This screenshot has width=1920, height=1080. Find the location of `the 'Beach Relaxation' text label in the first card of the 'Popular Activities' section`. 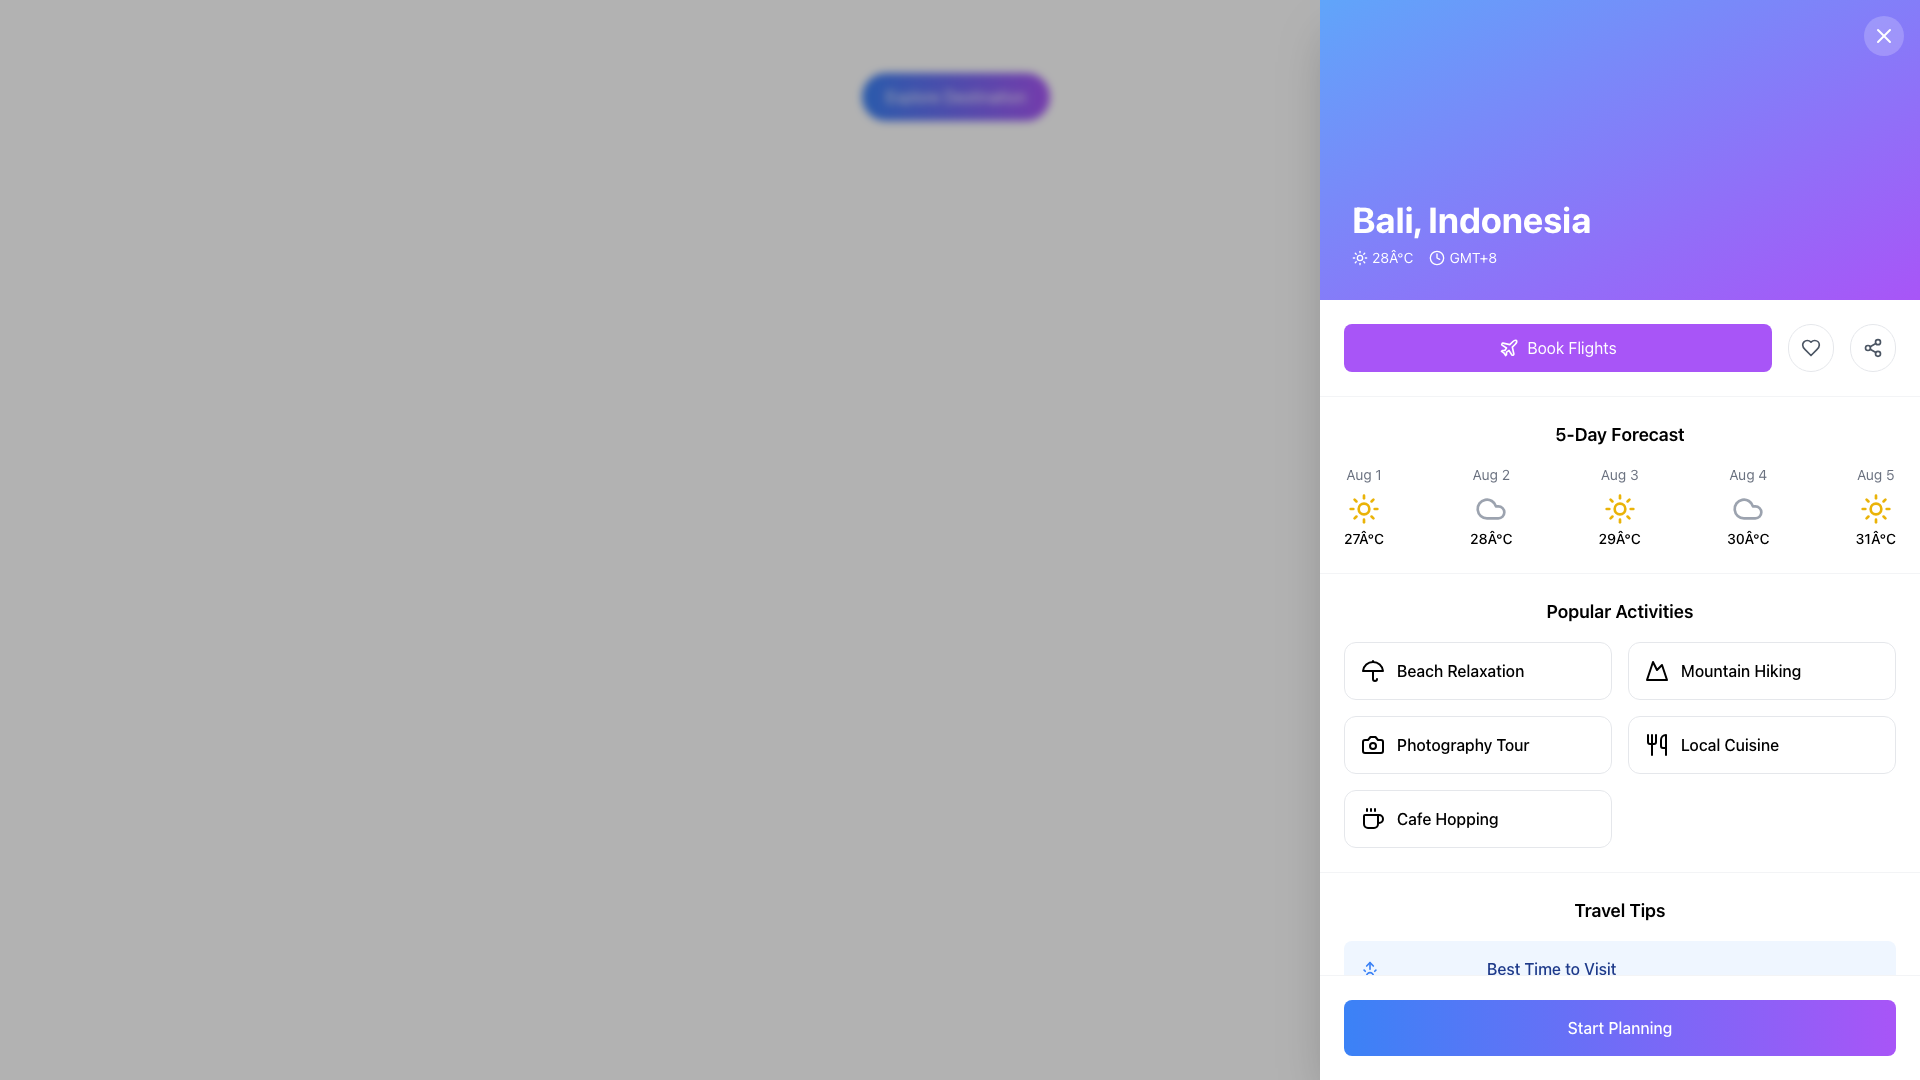

the 'Beach Relaxation' text label in the first card of the 'Popular Activities' section is located at coordinates (1460, 671).